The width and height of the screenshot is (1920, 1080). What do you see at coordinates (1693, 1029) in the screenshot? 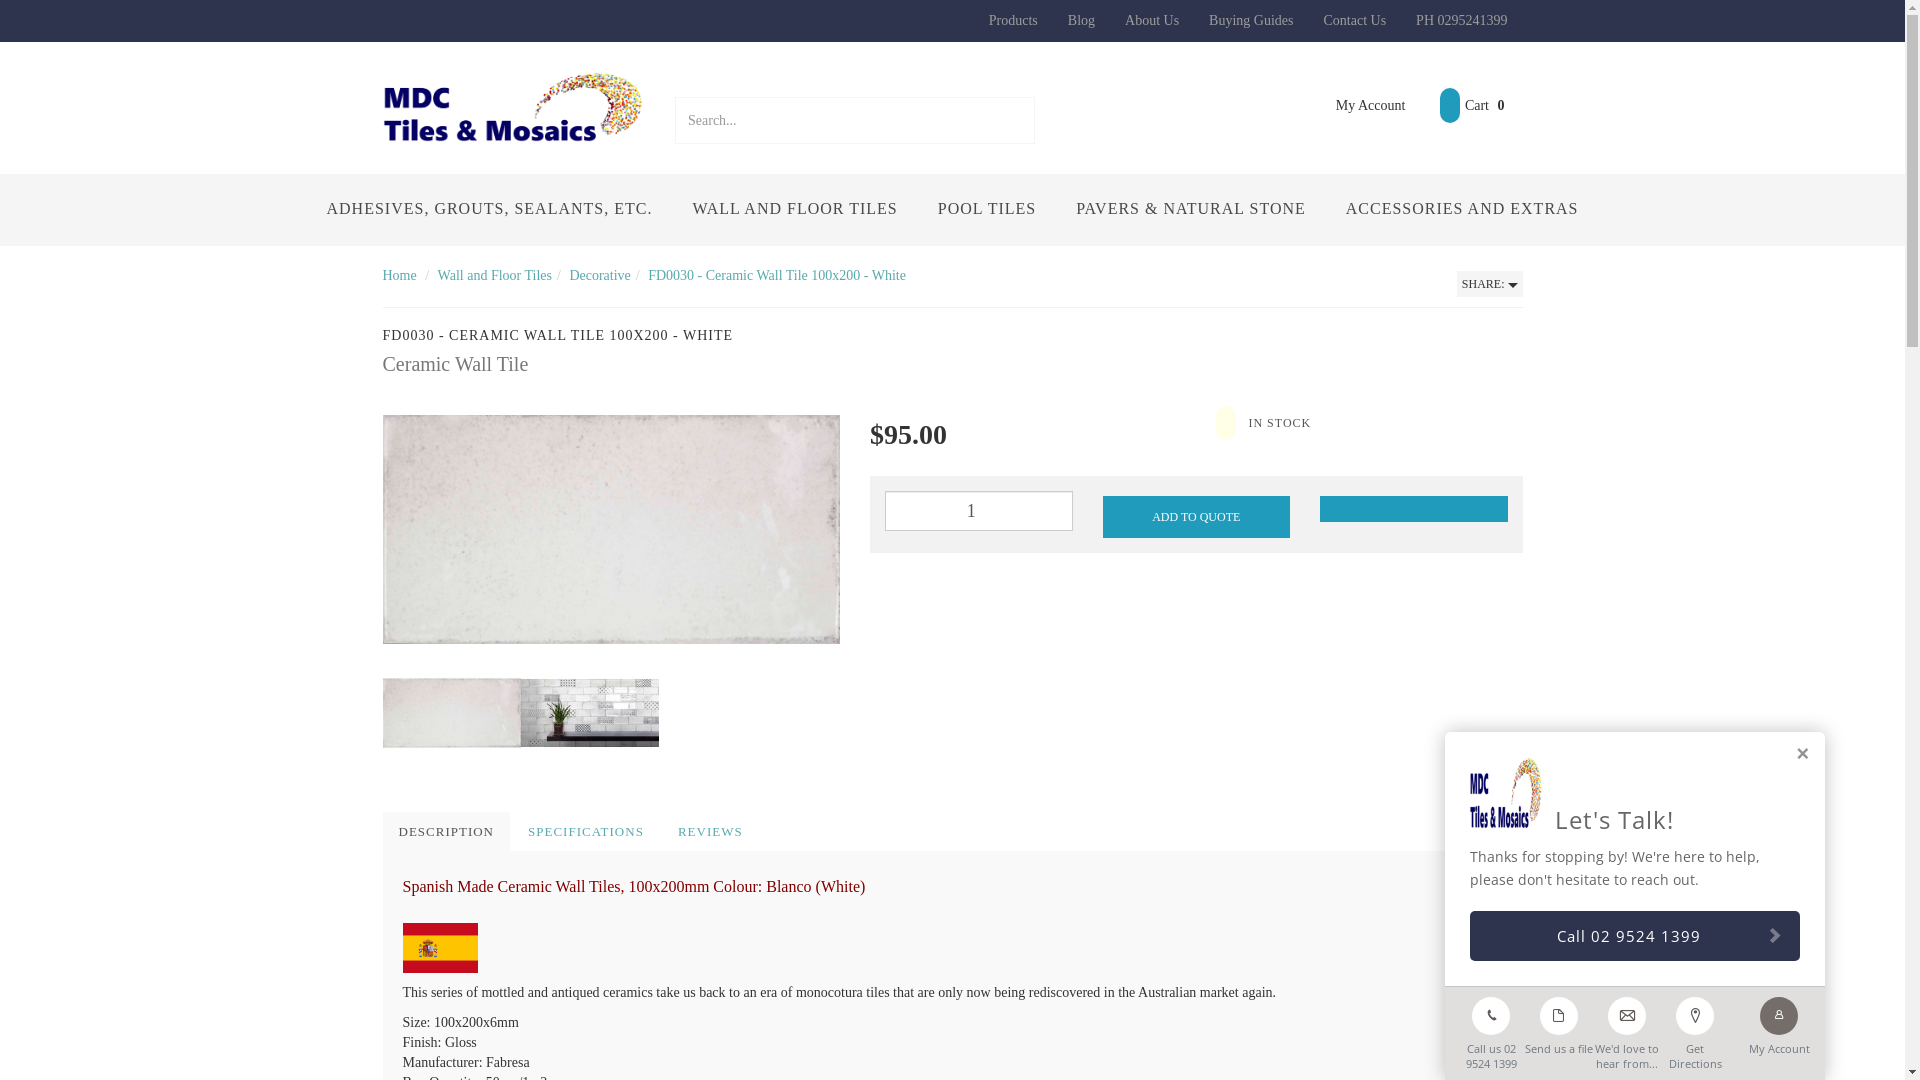
I see `'Get Directions'` at bounding box center [1693, 1029].